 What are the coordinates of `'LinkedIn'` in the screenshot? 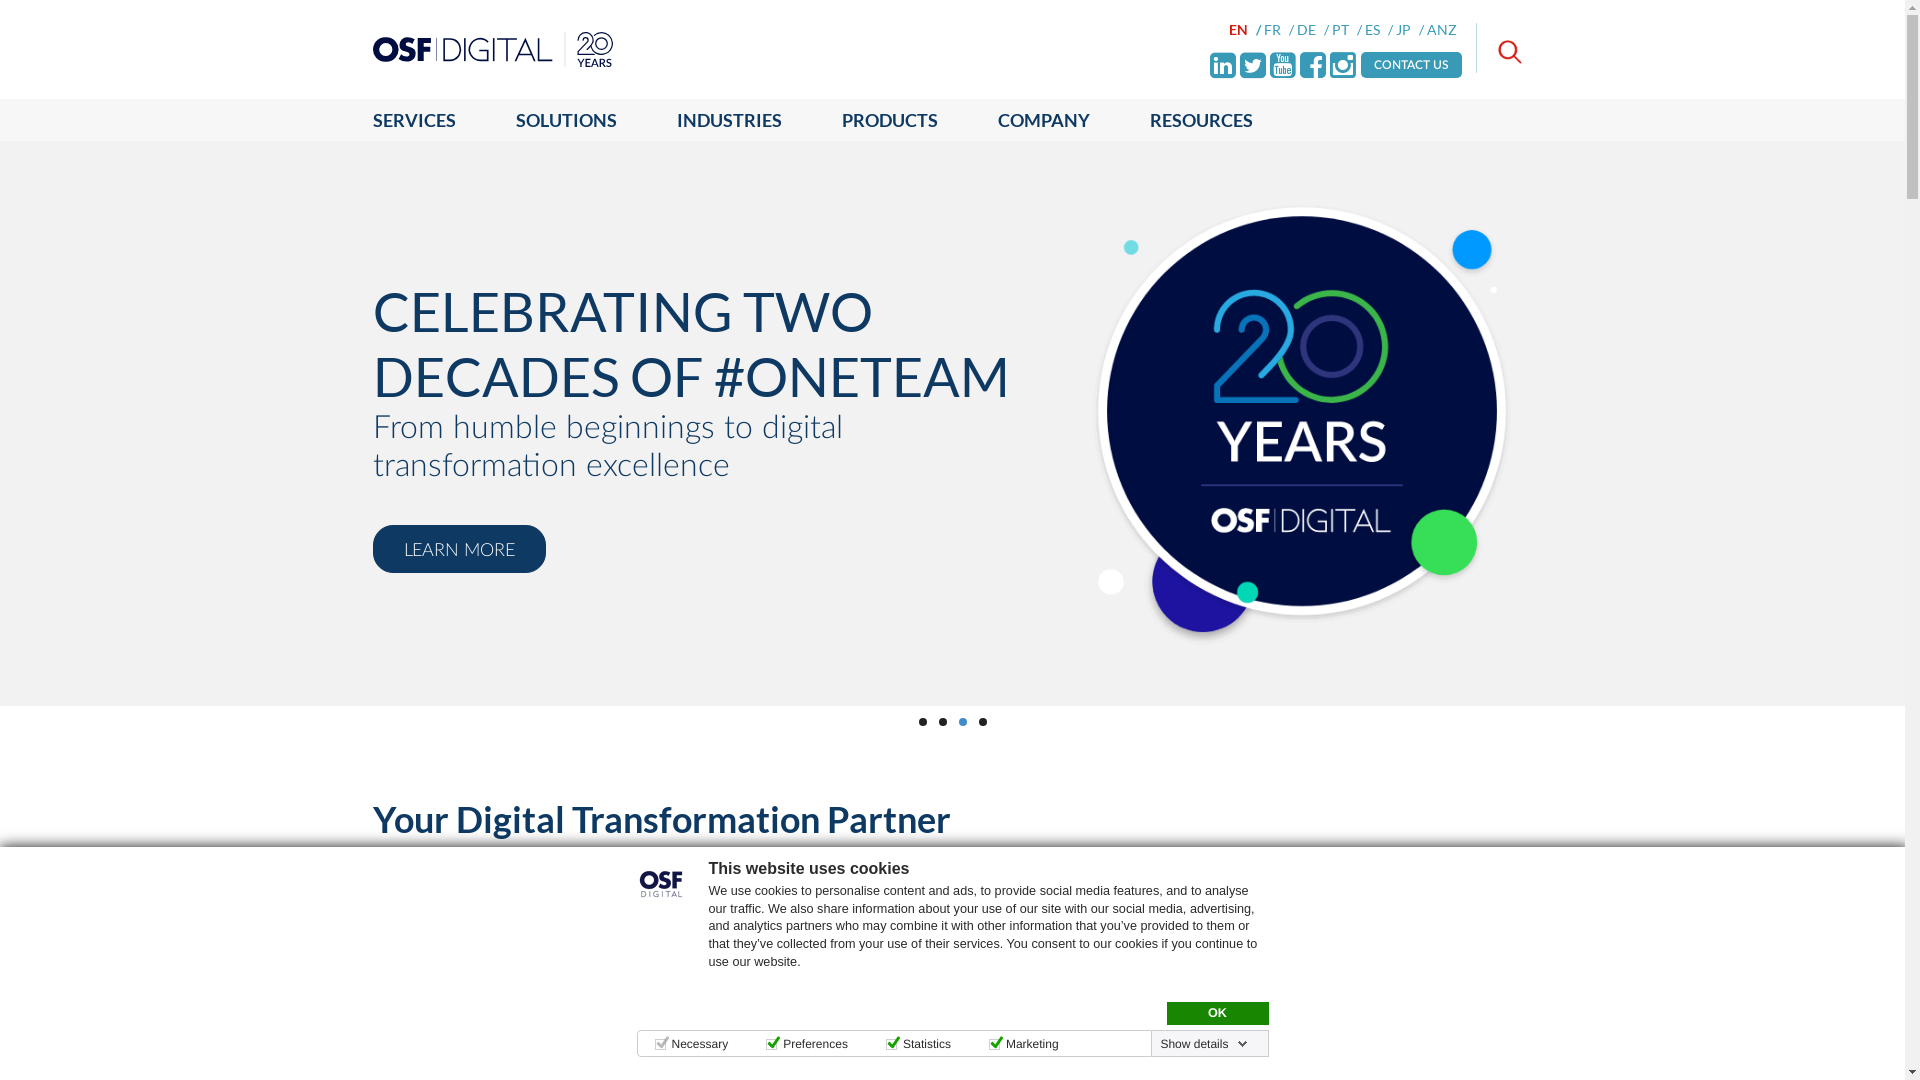 It's located at (1222, 64).